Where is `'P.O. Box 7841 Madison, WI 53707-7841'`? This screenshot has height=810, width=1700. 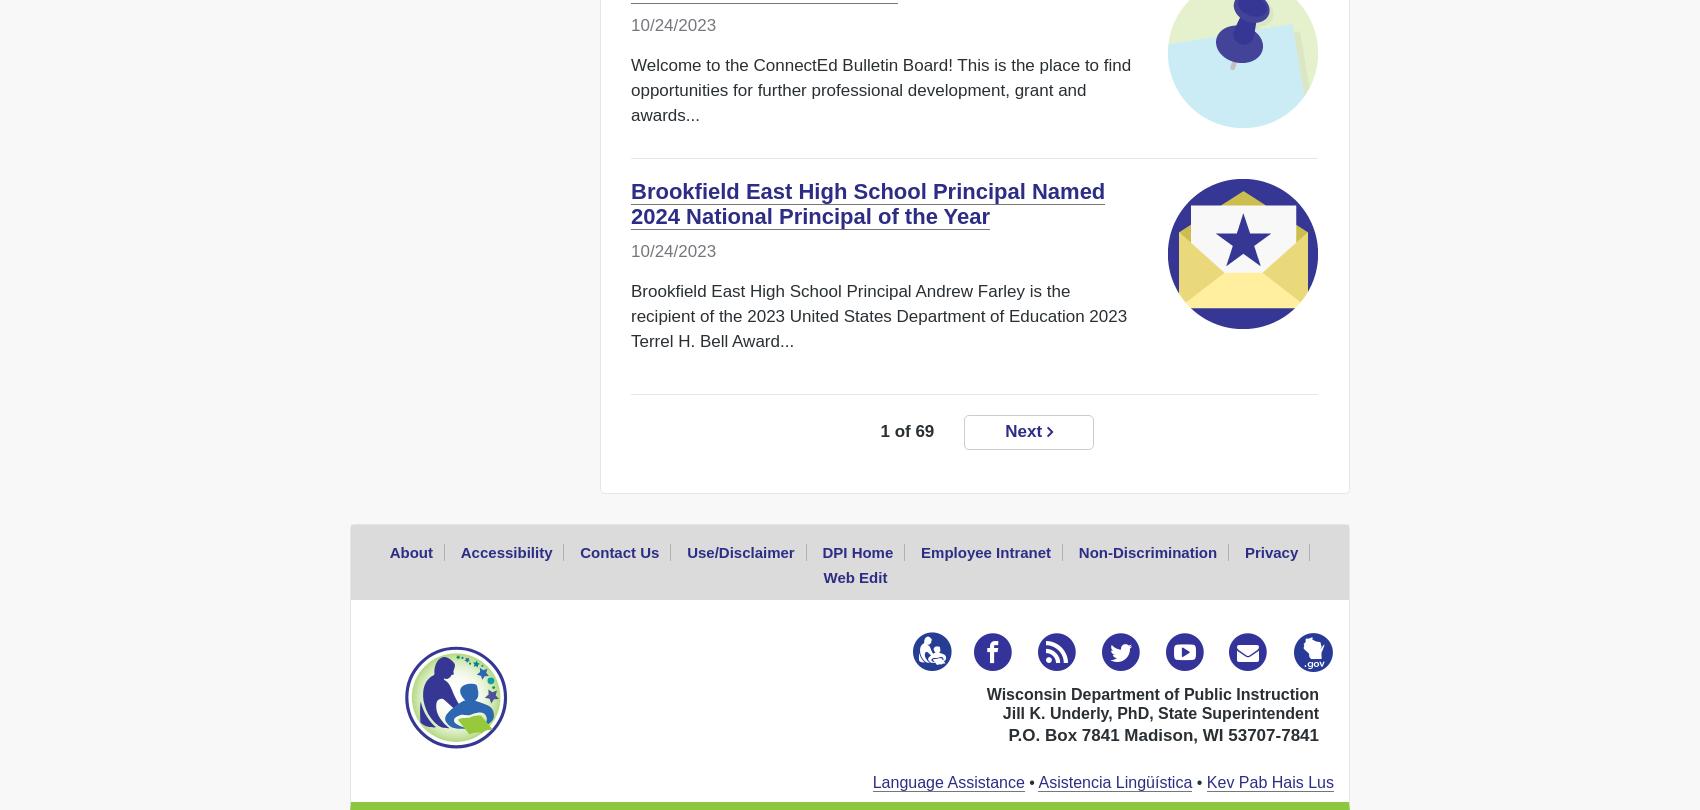
'P.O. Box 7841 Madison, WI 53707-7841' is located at coordinates (1163, 733).